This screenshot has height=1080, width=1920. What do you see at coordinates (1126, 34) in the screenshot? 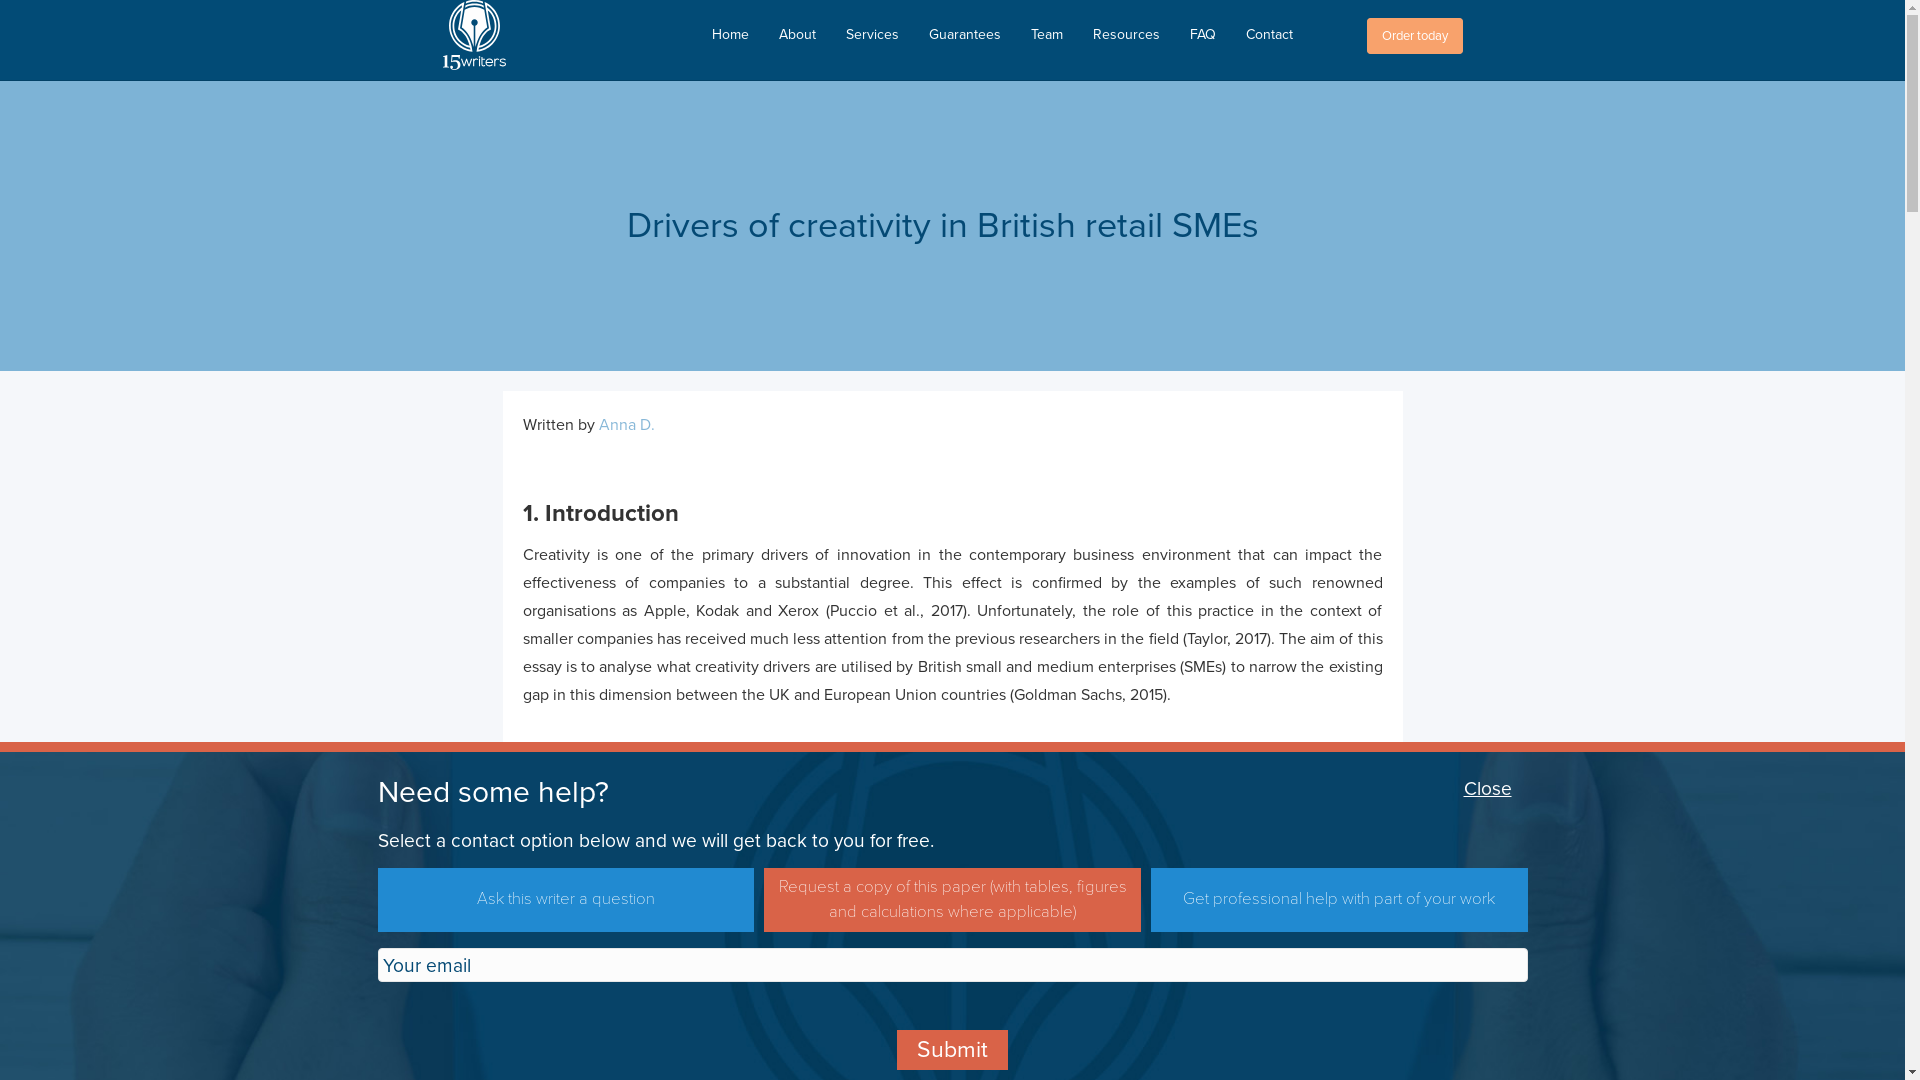
I see `'Resources'` at bounding box center [1126, 34].